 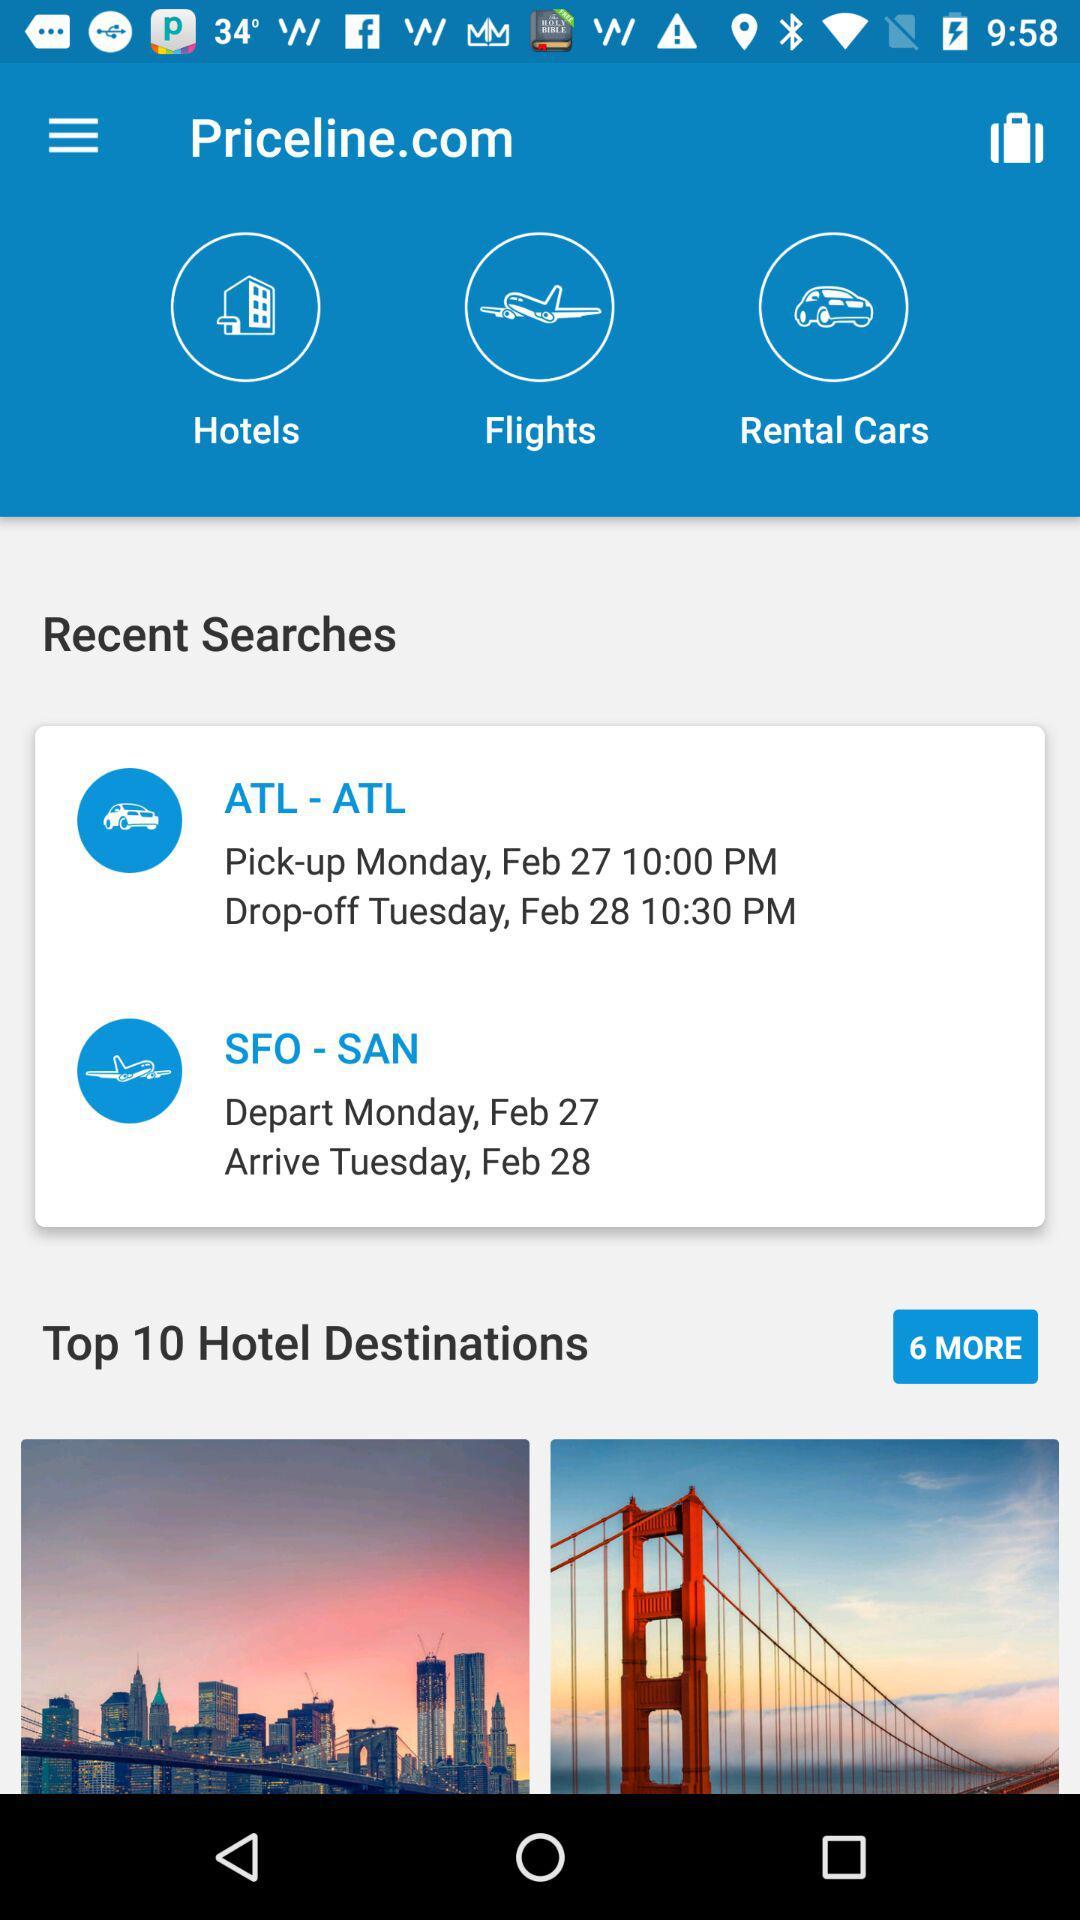 I want to click on 6 more item, so click(x=964, y=1346).